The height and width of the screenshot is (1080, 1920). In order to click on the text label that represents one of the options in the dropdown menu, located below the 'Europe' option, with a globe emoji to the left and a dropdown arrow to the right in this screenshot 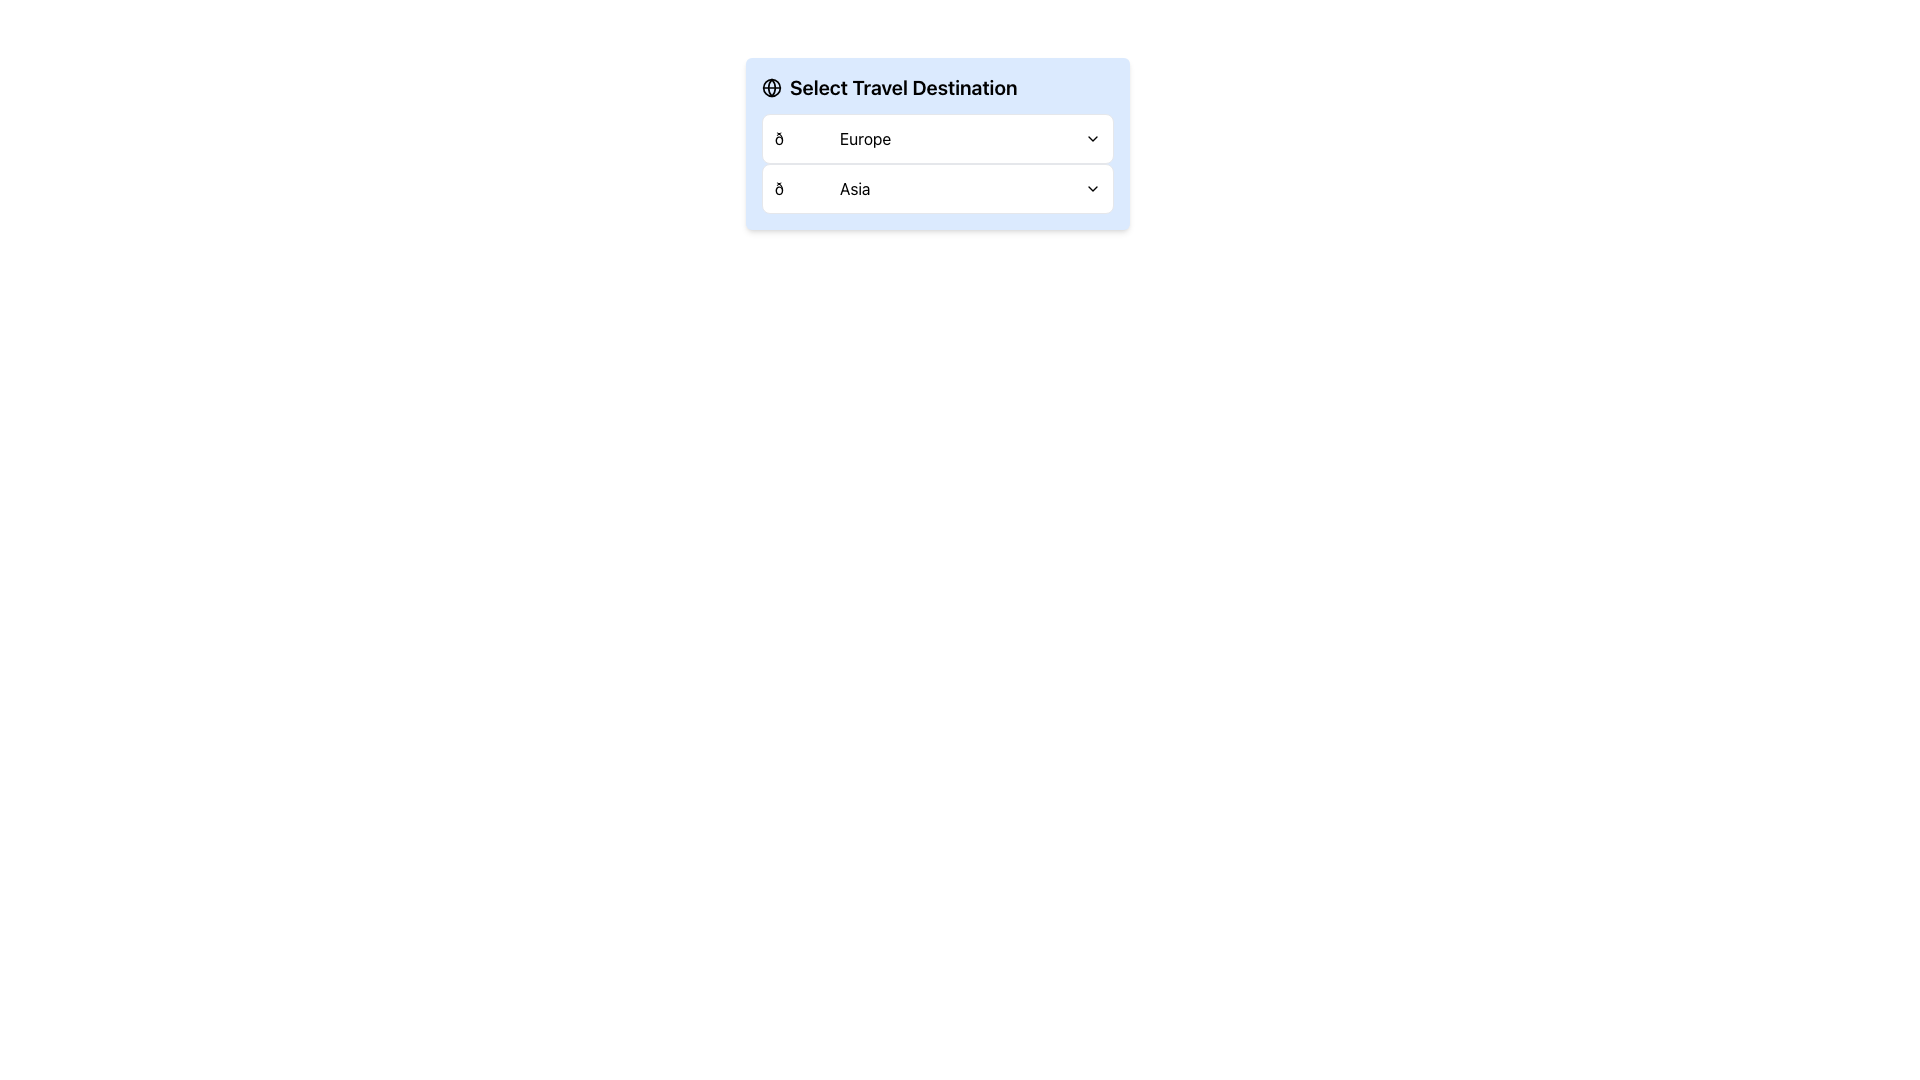, I will do `click(855, 189)`.